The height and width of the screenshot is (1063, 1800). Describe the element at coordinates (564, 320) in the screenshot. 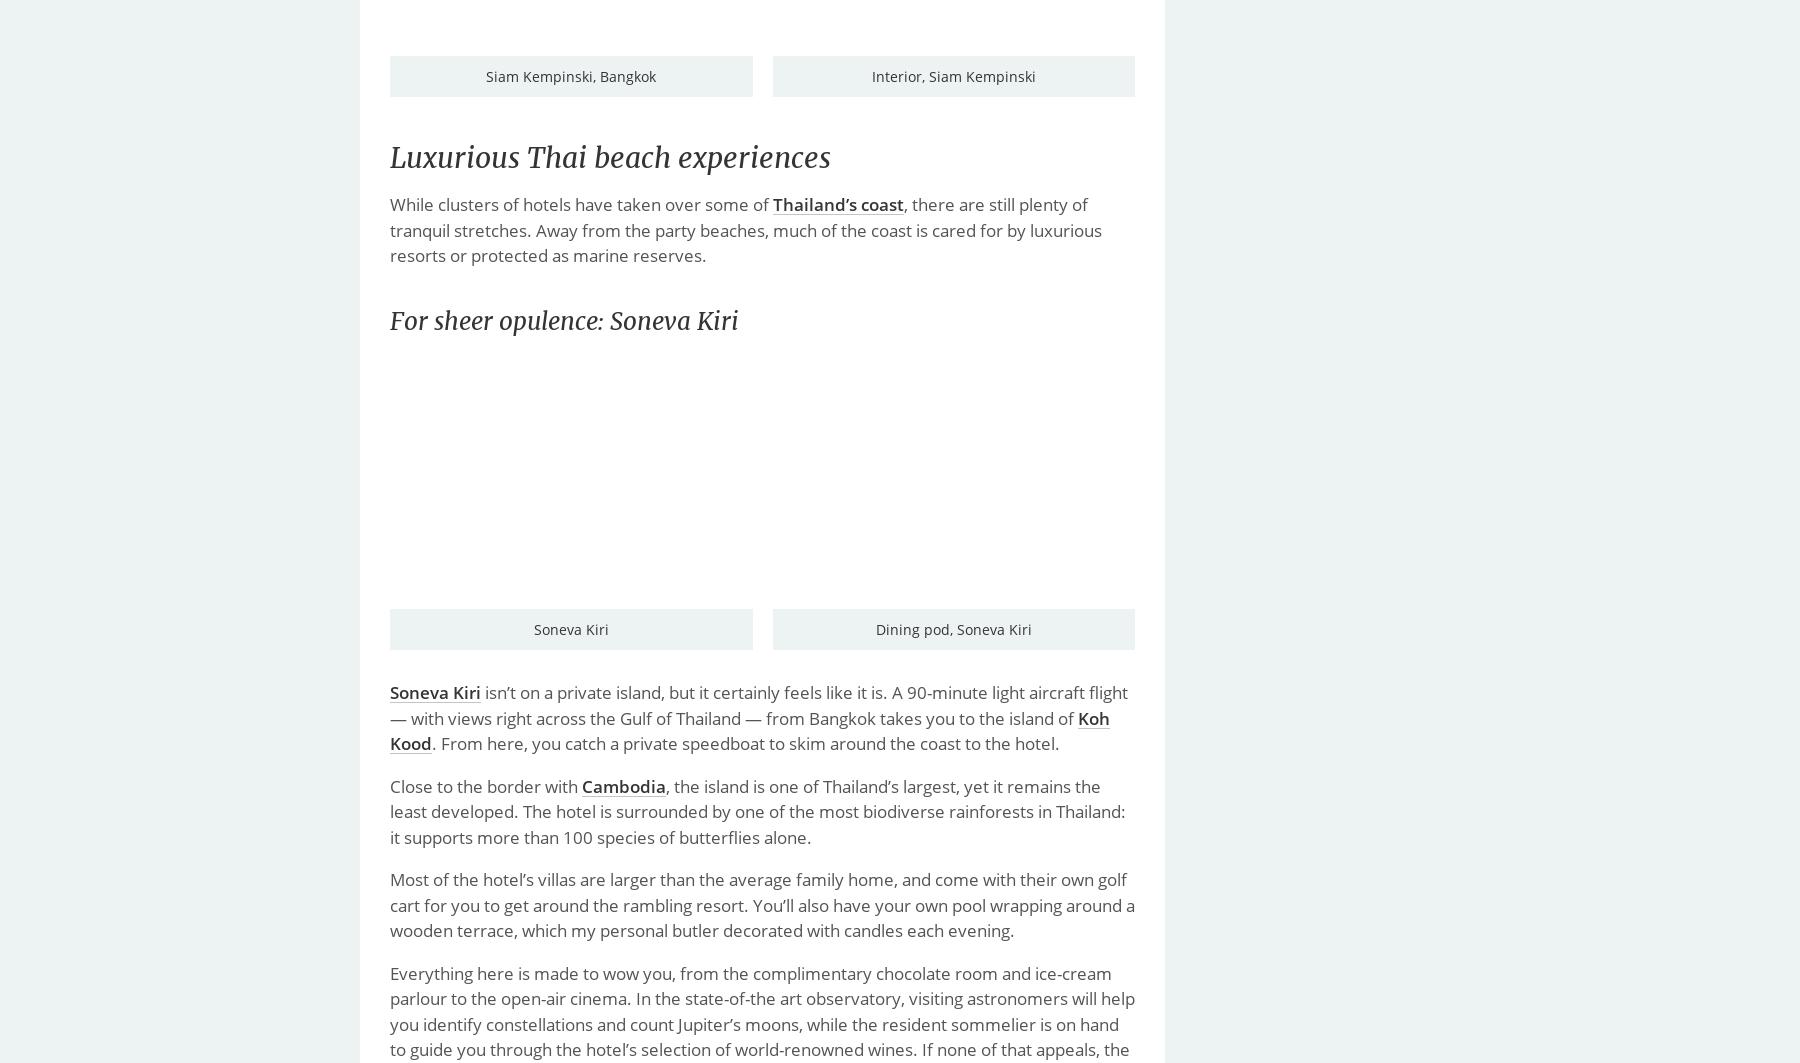

I see `'For sheer opulence: Soneva Kiri'` at that location.